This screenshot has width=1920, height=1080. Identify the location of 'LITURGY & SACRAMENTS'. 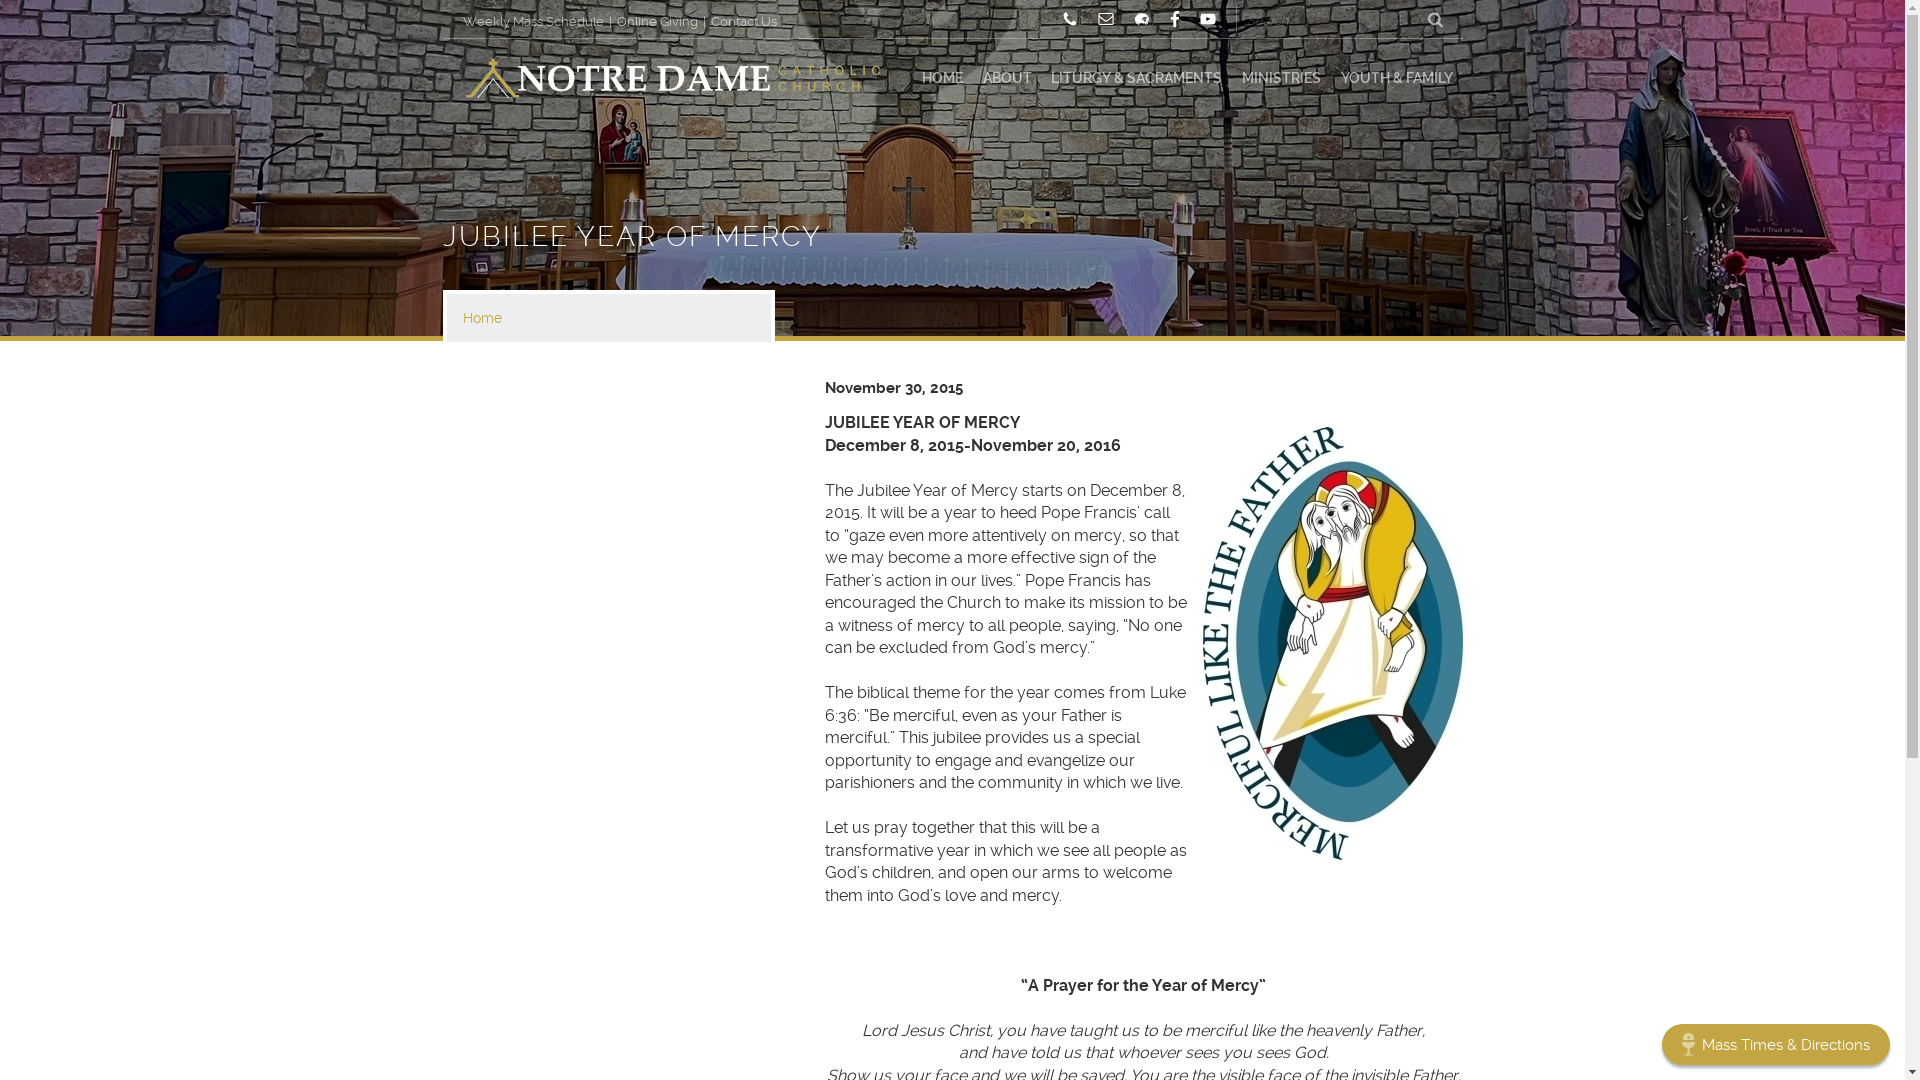
(1137, 77).